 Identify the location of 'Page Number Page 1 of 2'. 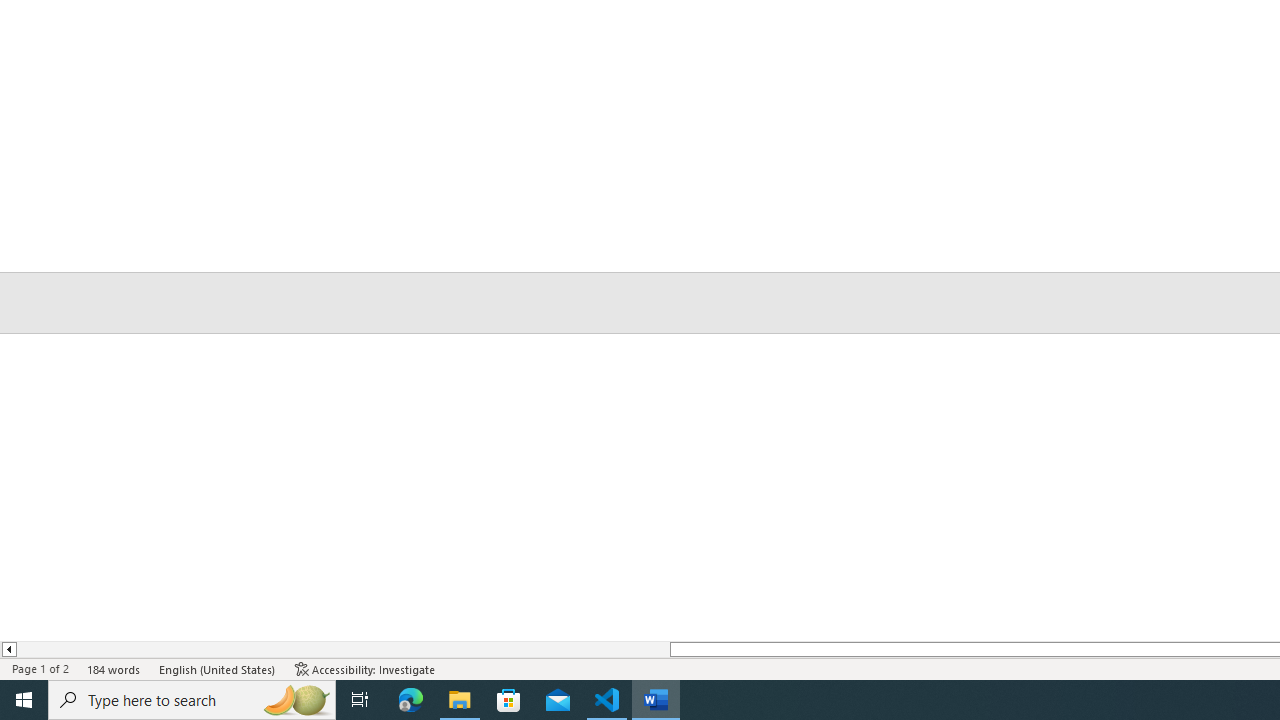
(40, 669).